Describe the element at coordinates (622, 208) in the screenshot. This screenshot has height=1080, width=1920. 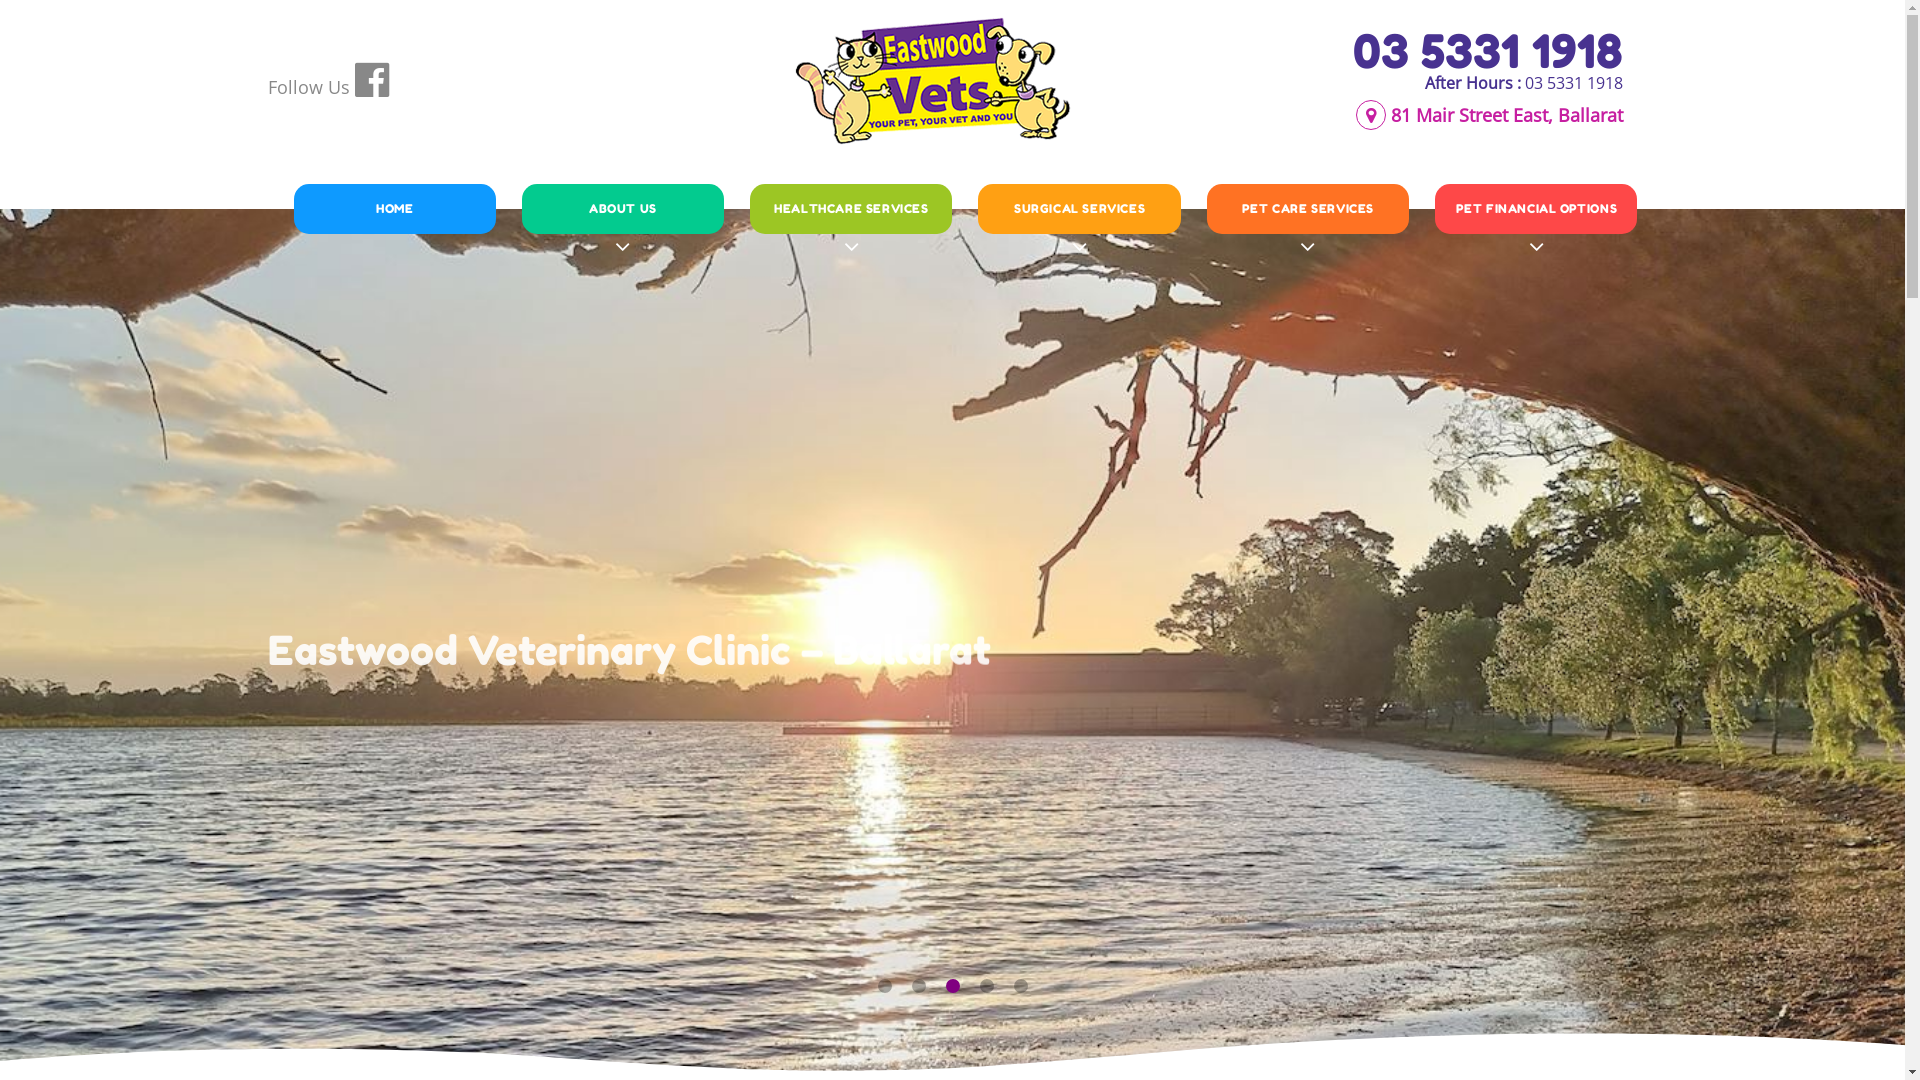
I see `'ABOUT US'` at that location.